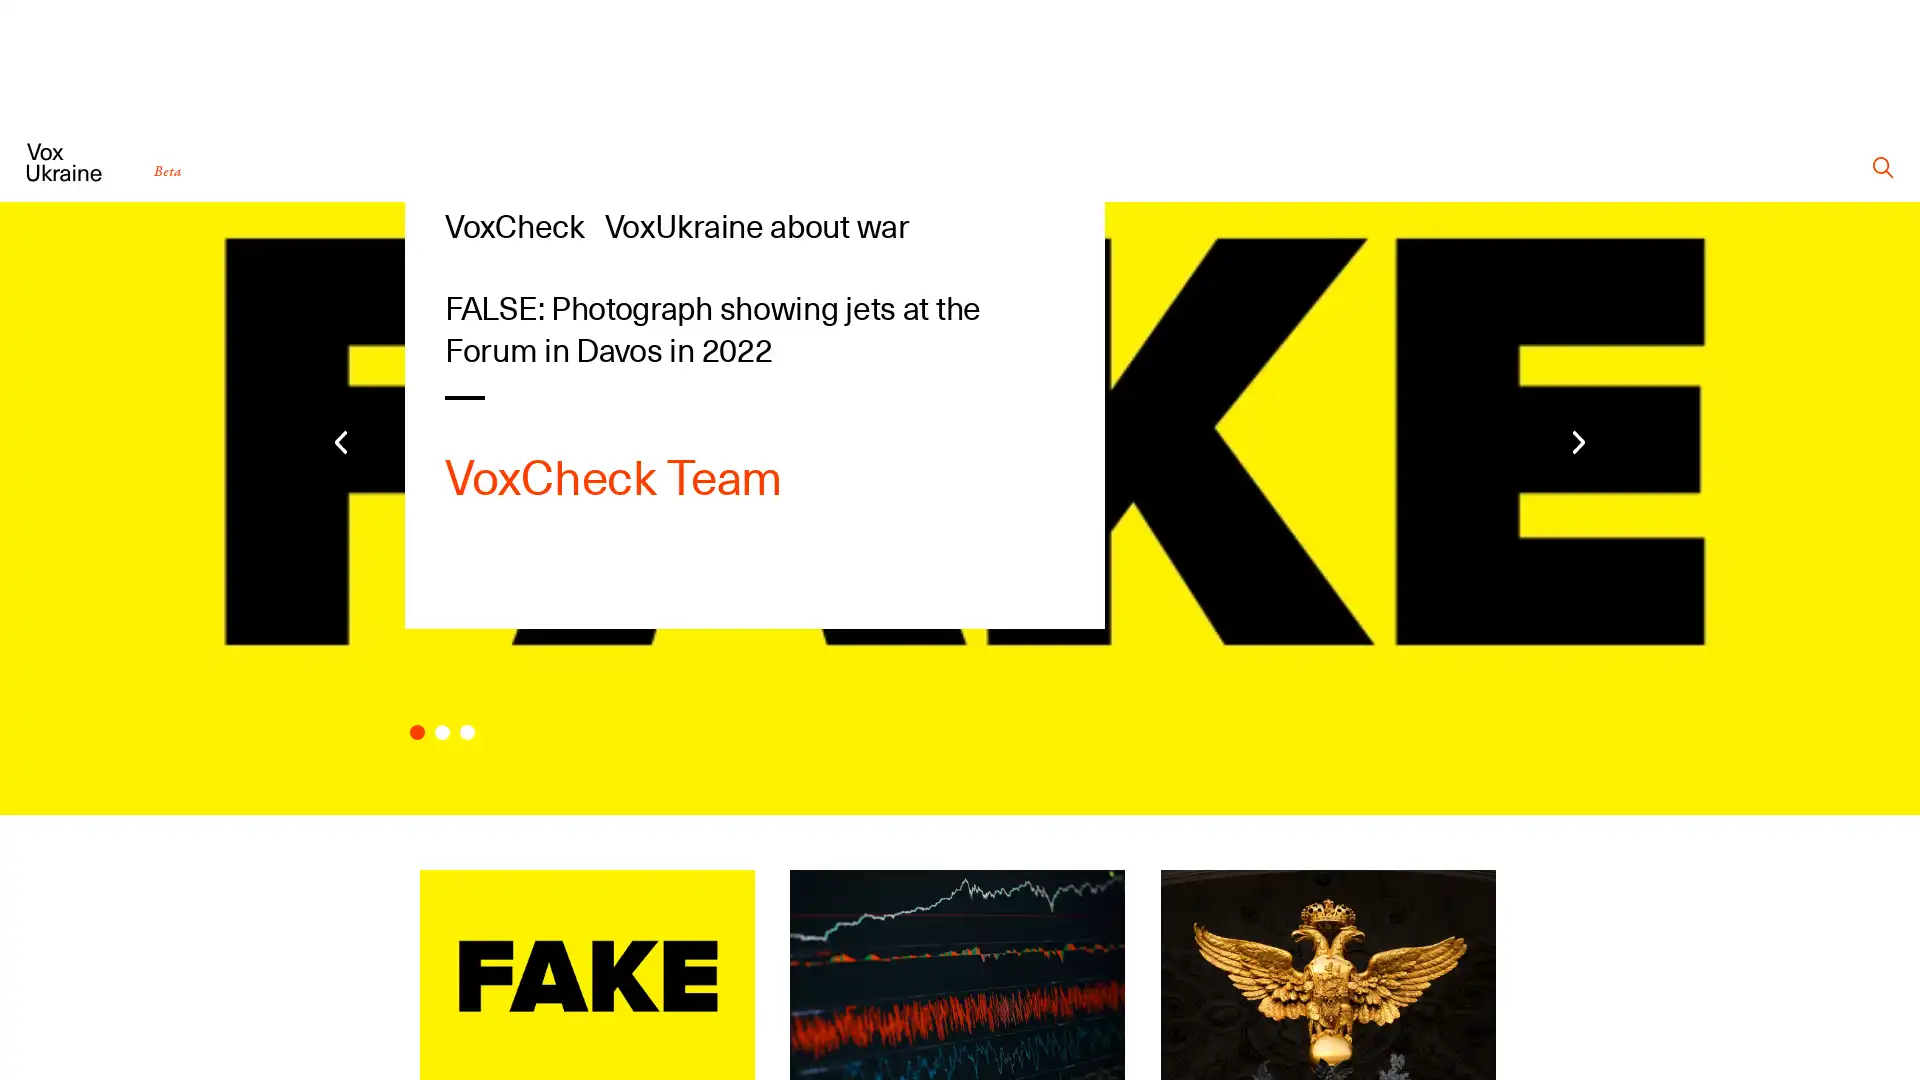 Image resolution: width=1920 pixels, height=1080 pixels. Describe the element at coordinates (466, 805) in the screenshot. I see `Carousel Page 3` at that location.